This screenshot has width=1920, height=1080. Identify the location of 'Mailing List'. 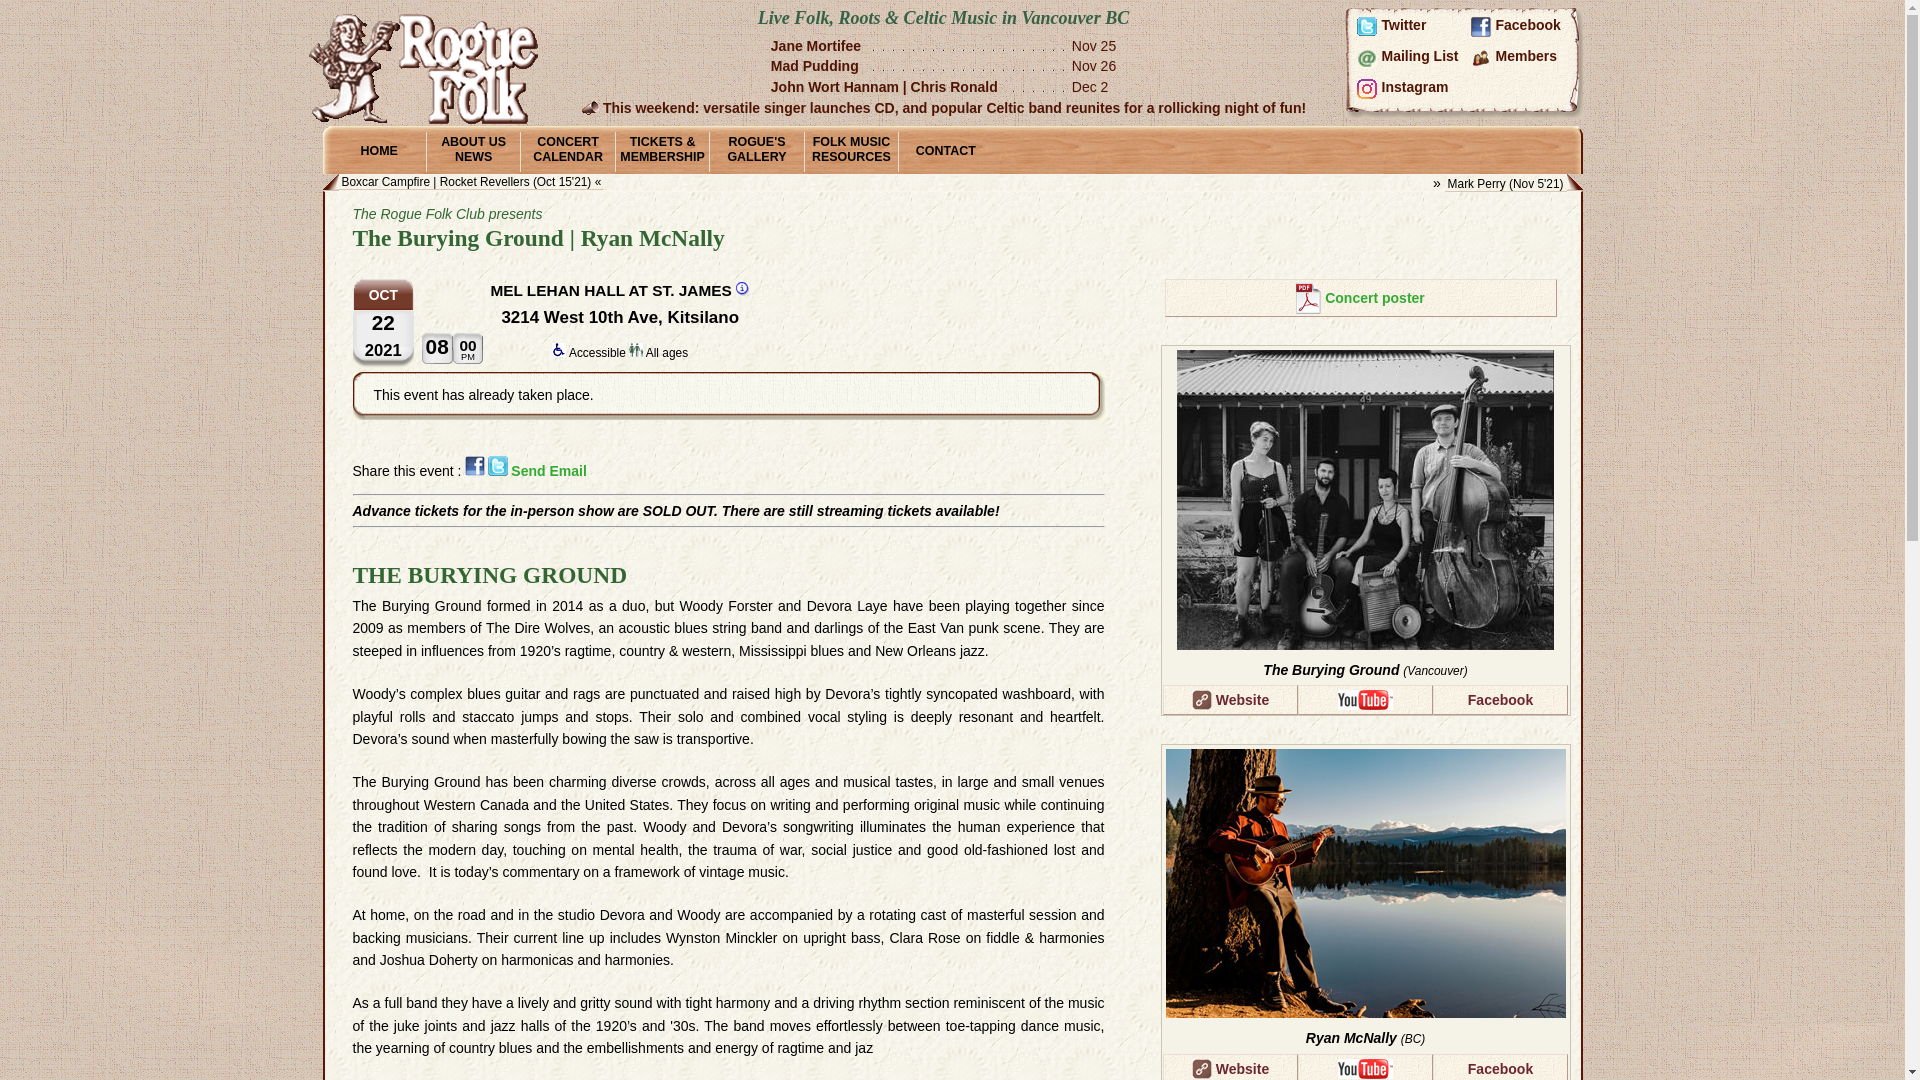
(1410, 56).